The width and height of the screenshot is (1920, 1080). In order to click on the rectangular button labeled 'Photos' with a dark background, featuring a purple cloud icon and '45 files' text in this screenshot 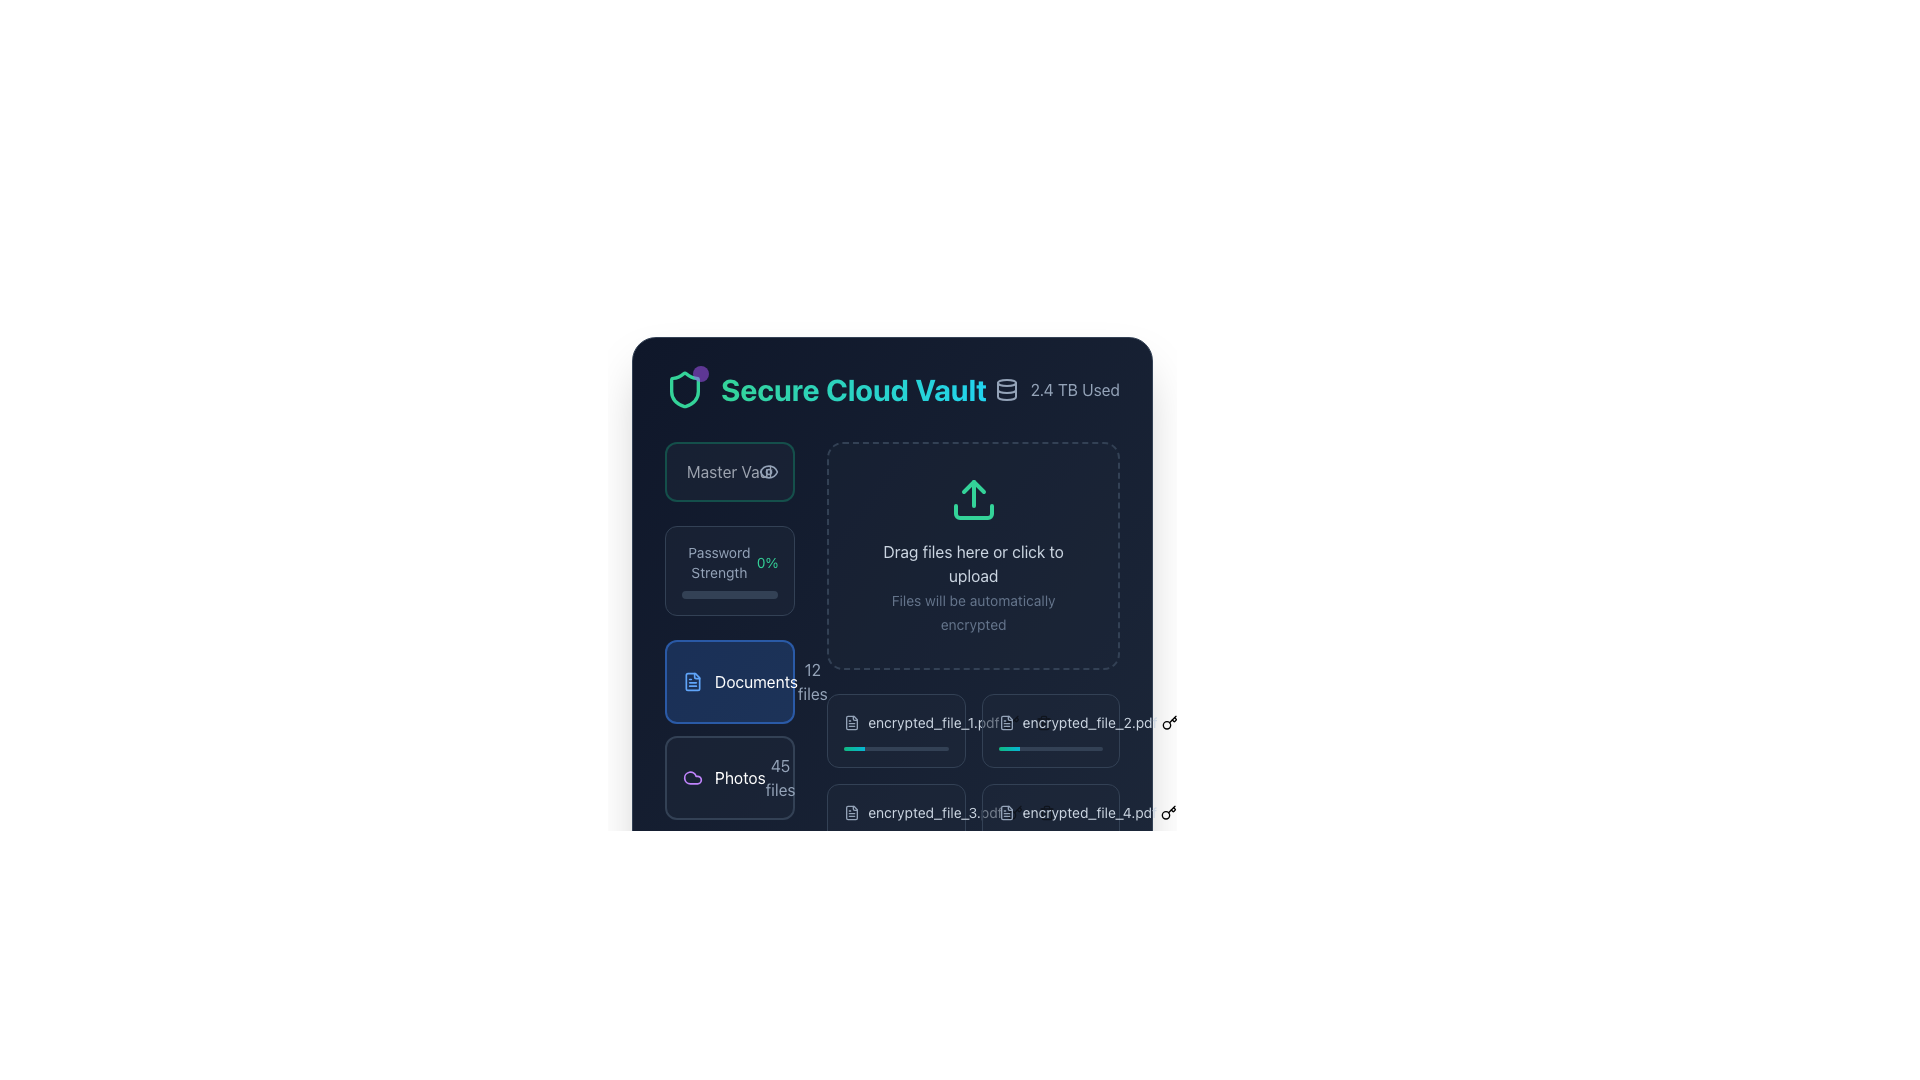, I will do `click(729, 777)`.